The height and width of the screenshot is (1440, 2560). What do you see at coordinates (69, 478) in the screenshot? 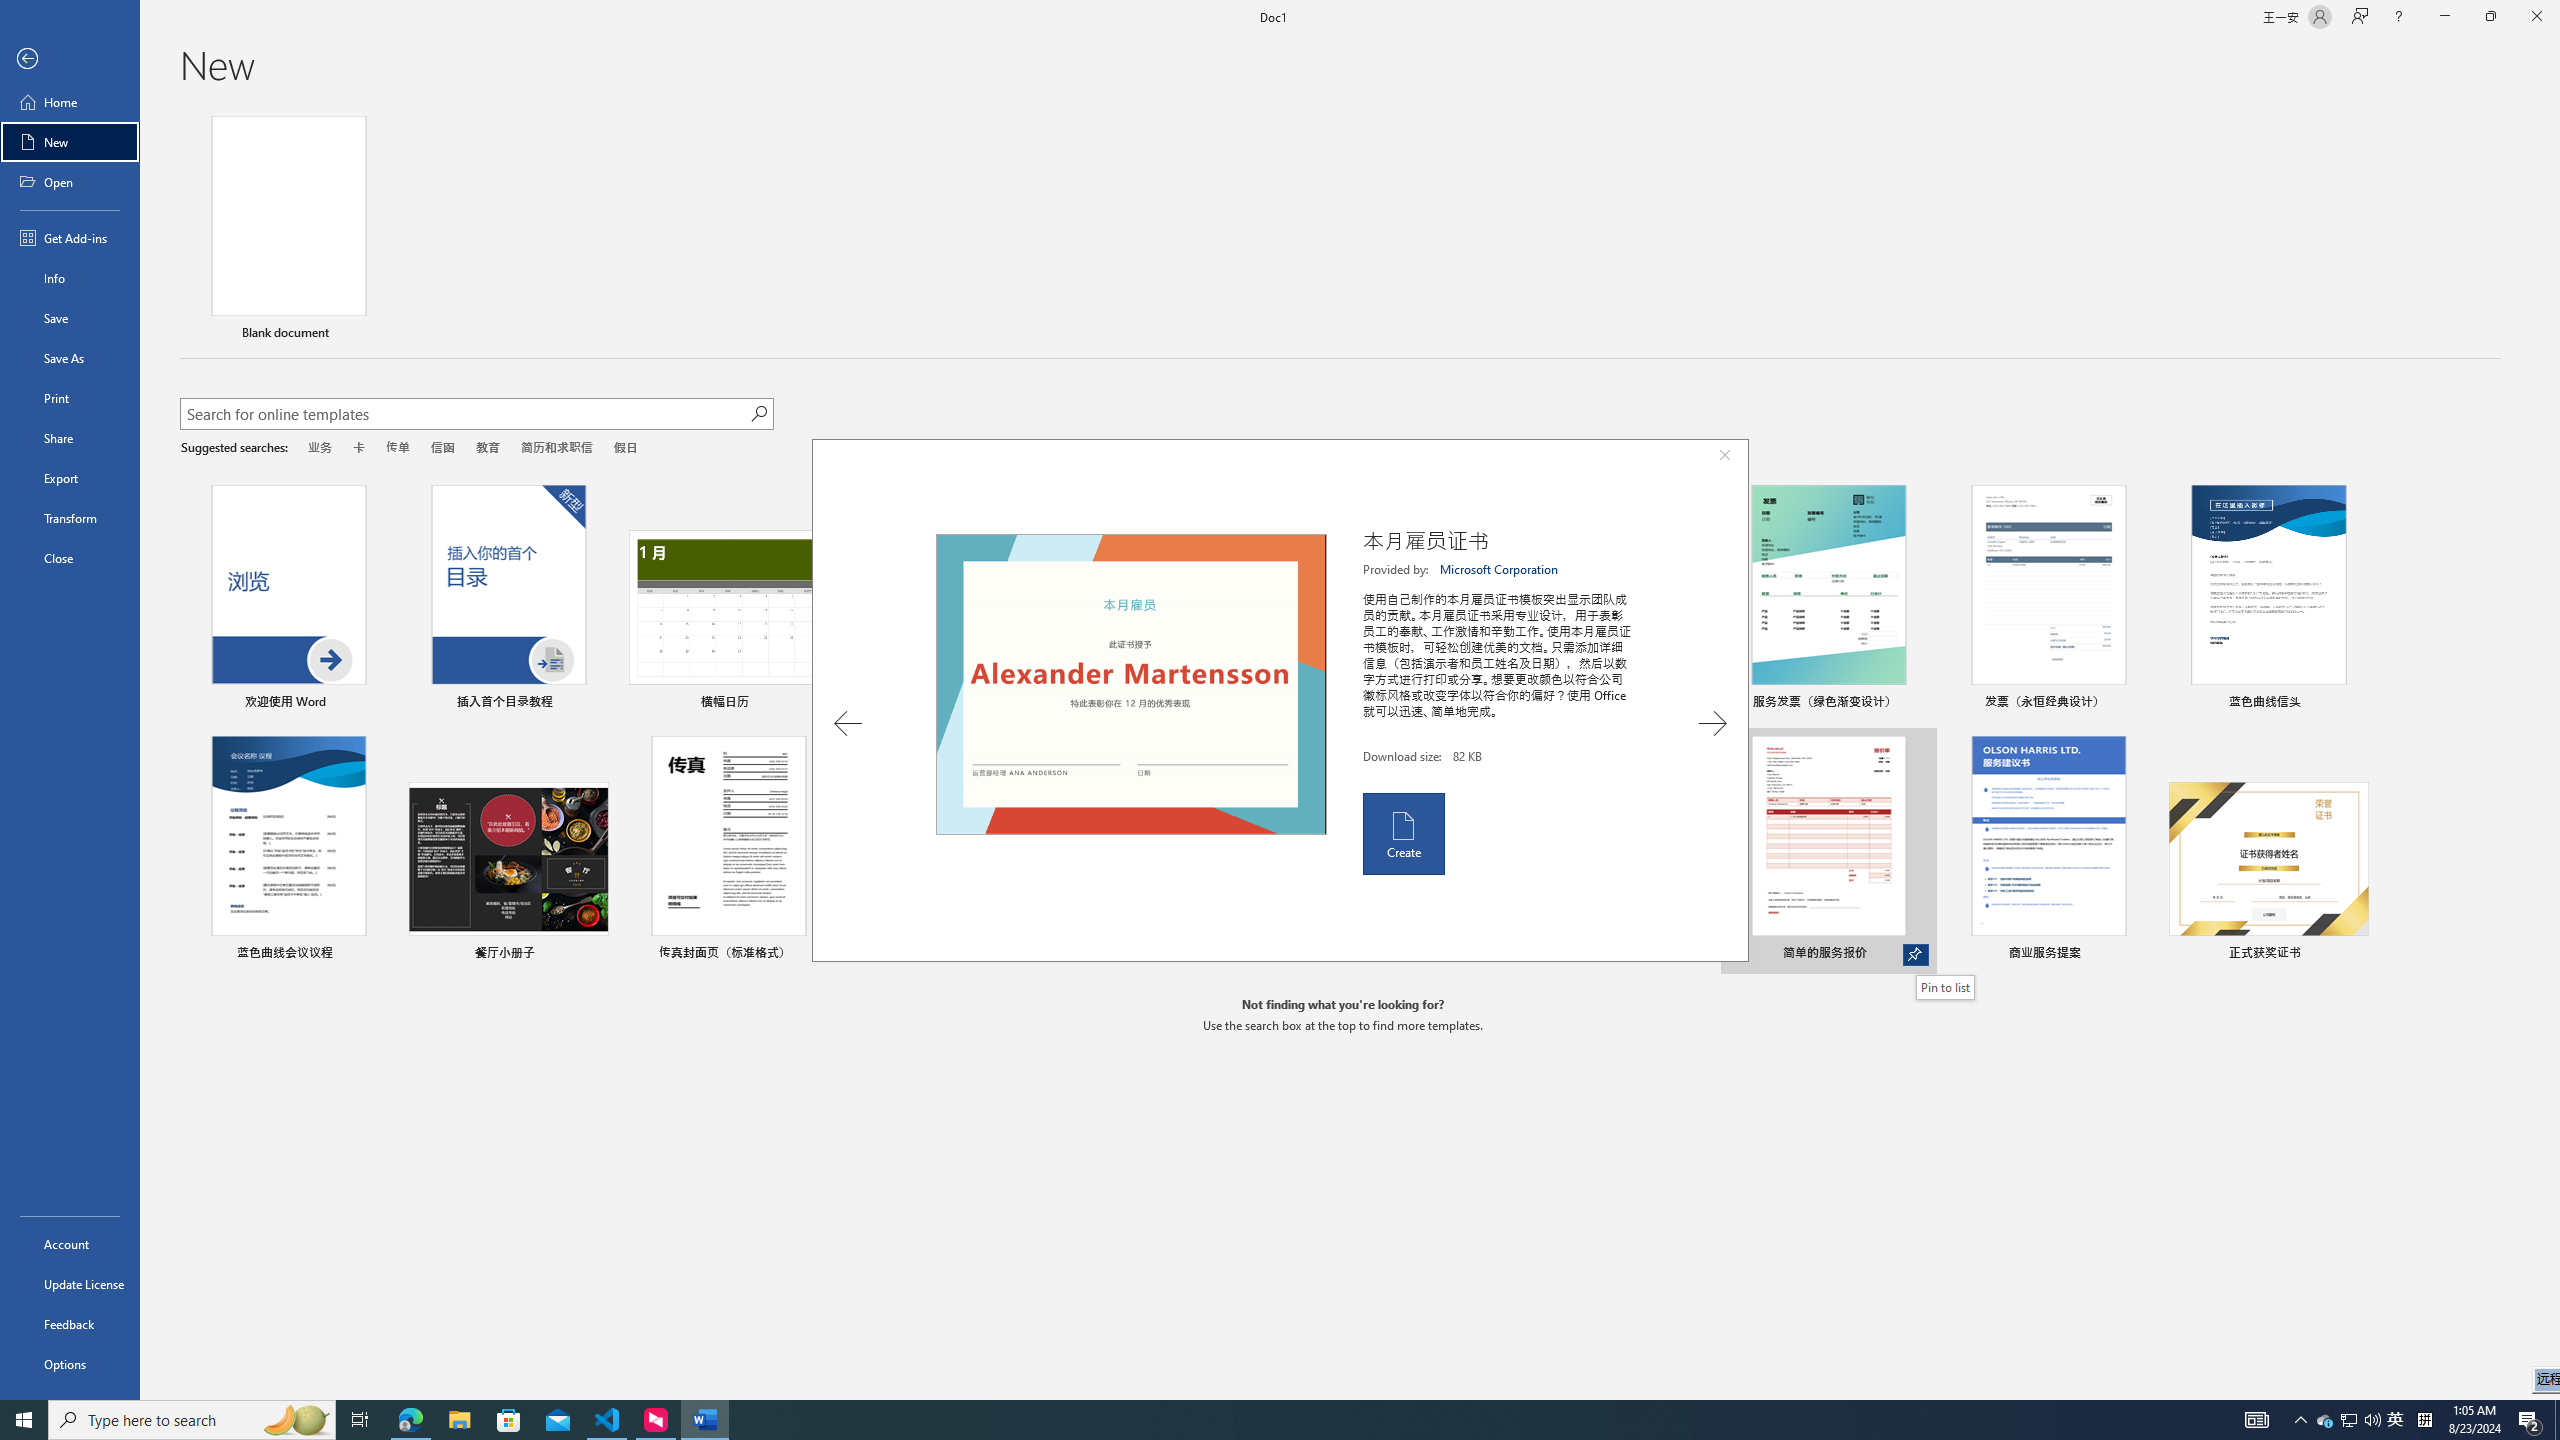
I see `'Export'` at bounding box center [69, 478].